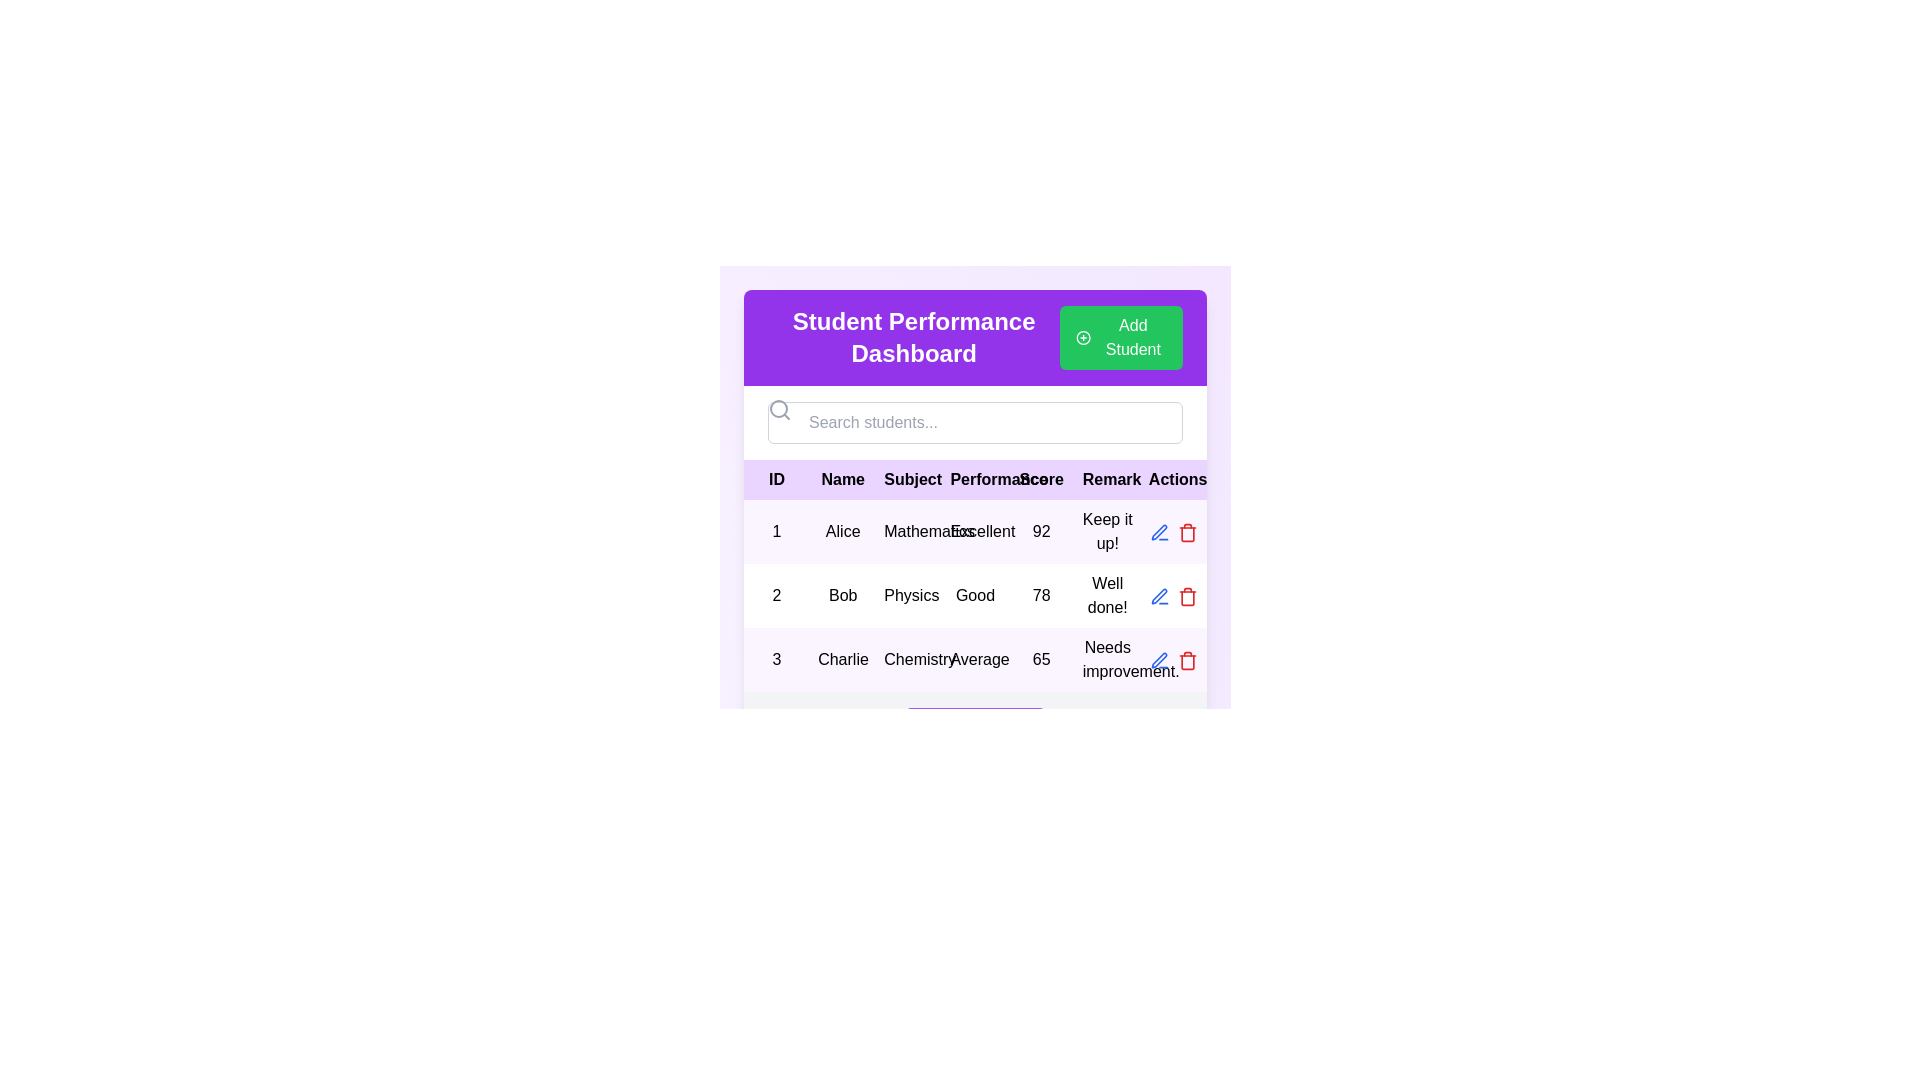 This screenshot has height=1080, width=1920. What do you see at coordinates (1159, 660) in the screenshot?
I see `the pen-shaped icon button under the 'Actions' column in the third row for 'Charlie' to initiate editing` at bounding box center [1159, 660].